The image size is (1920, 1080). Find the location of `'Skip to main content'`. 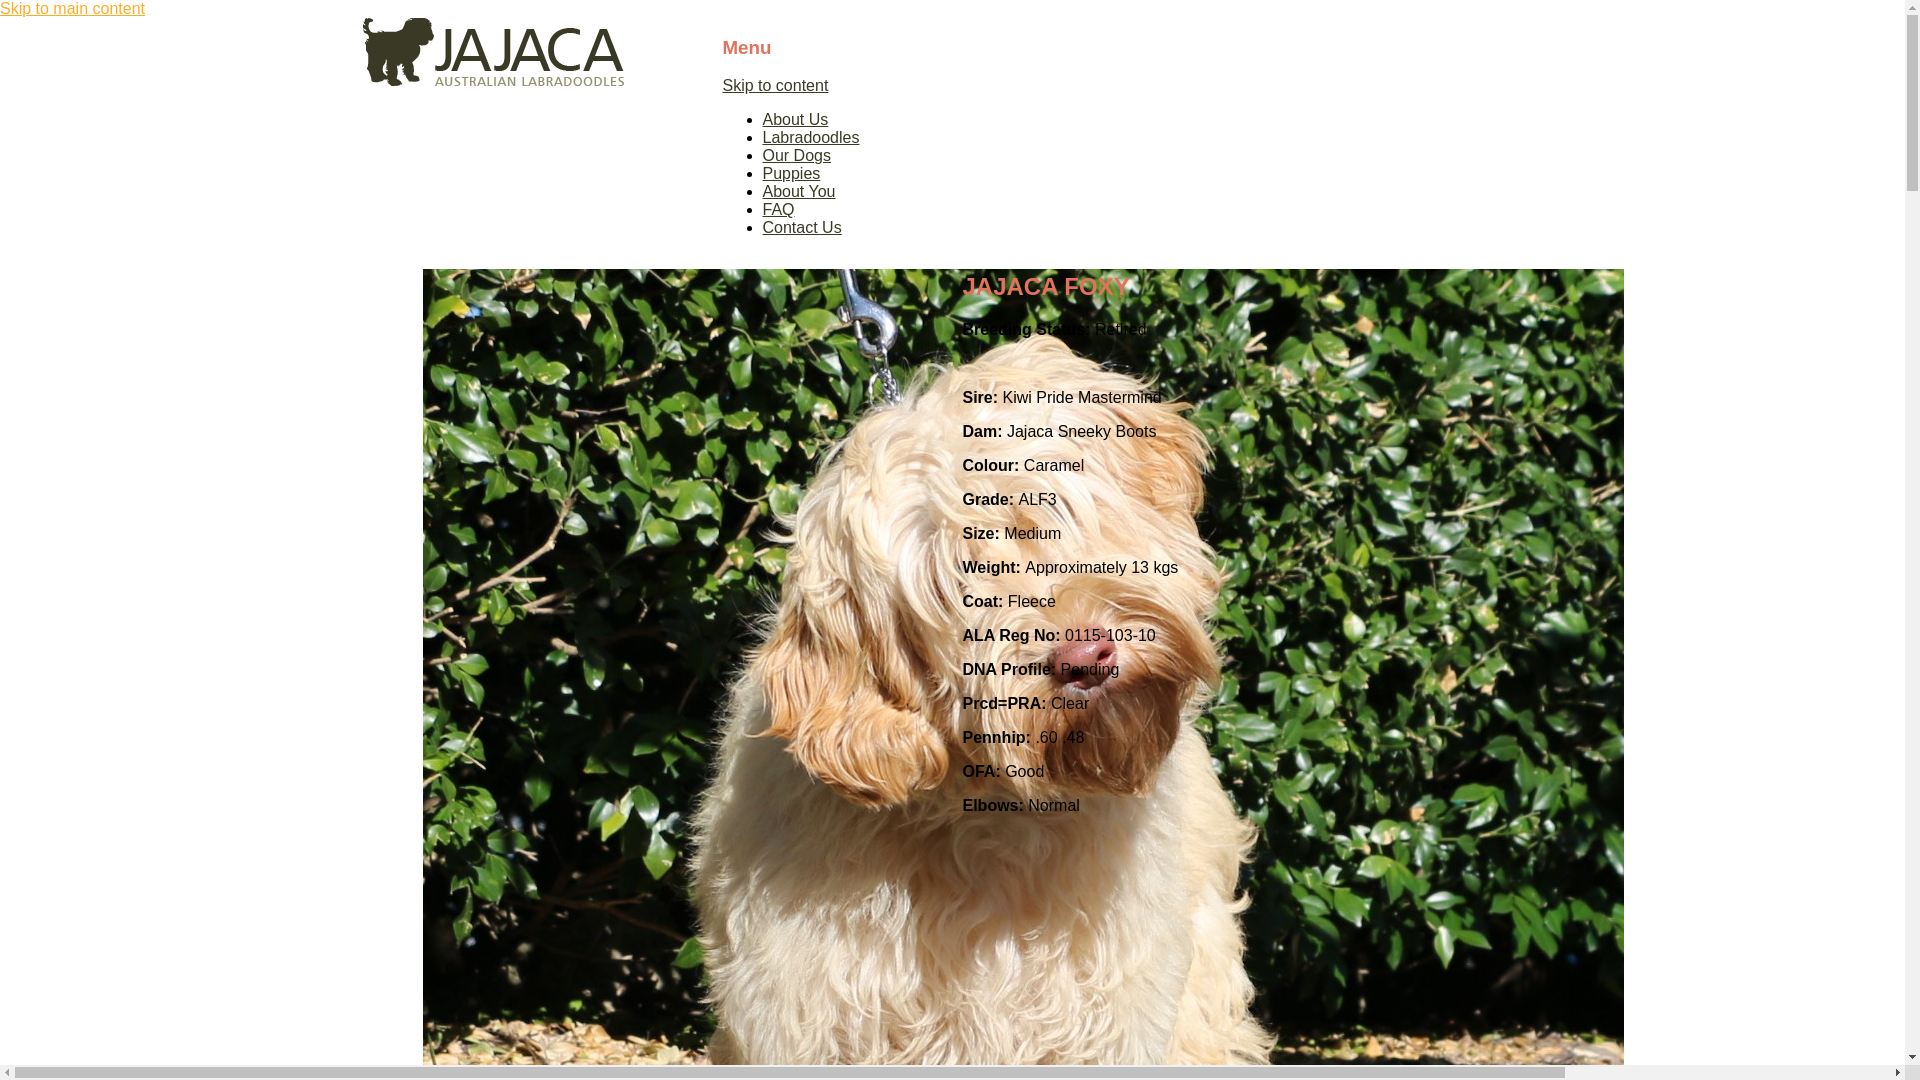

'Skip to main content' is located at coordinates (0, 8).